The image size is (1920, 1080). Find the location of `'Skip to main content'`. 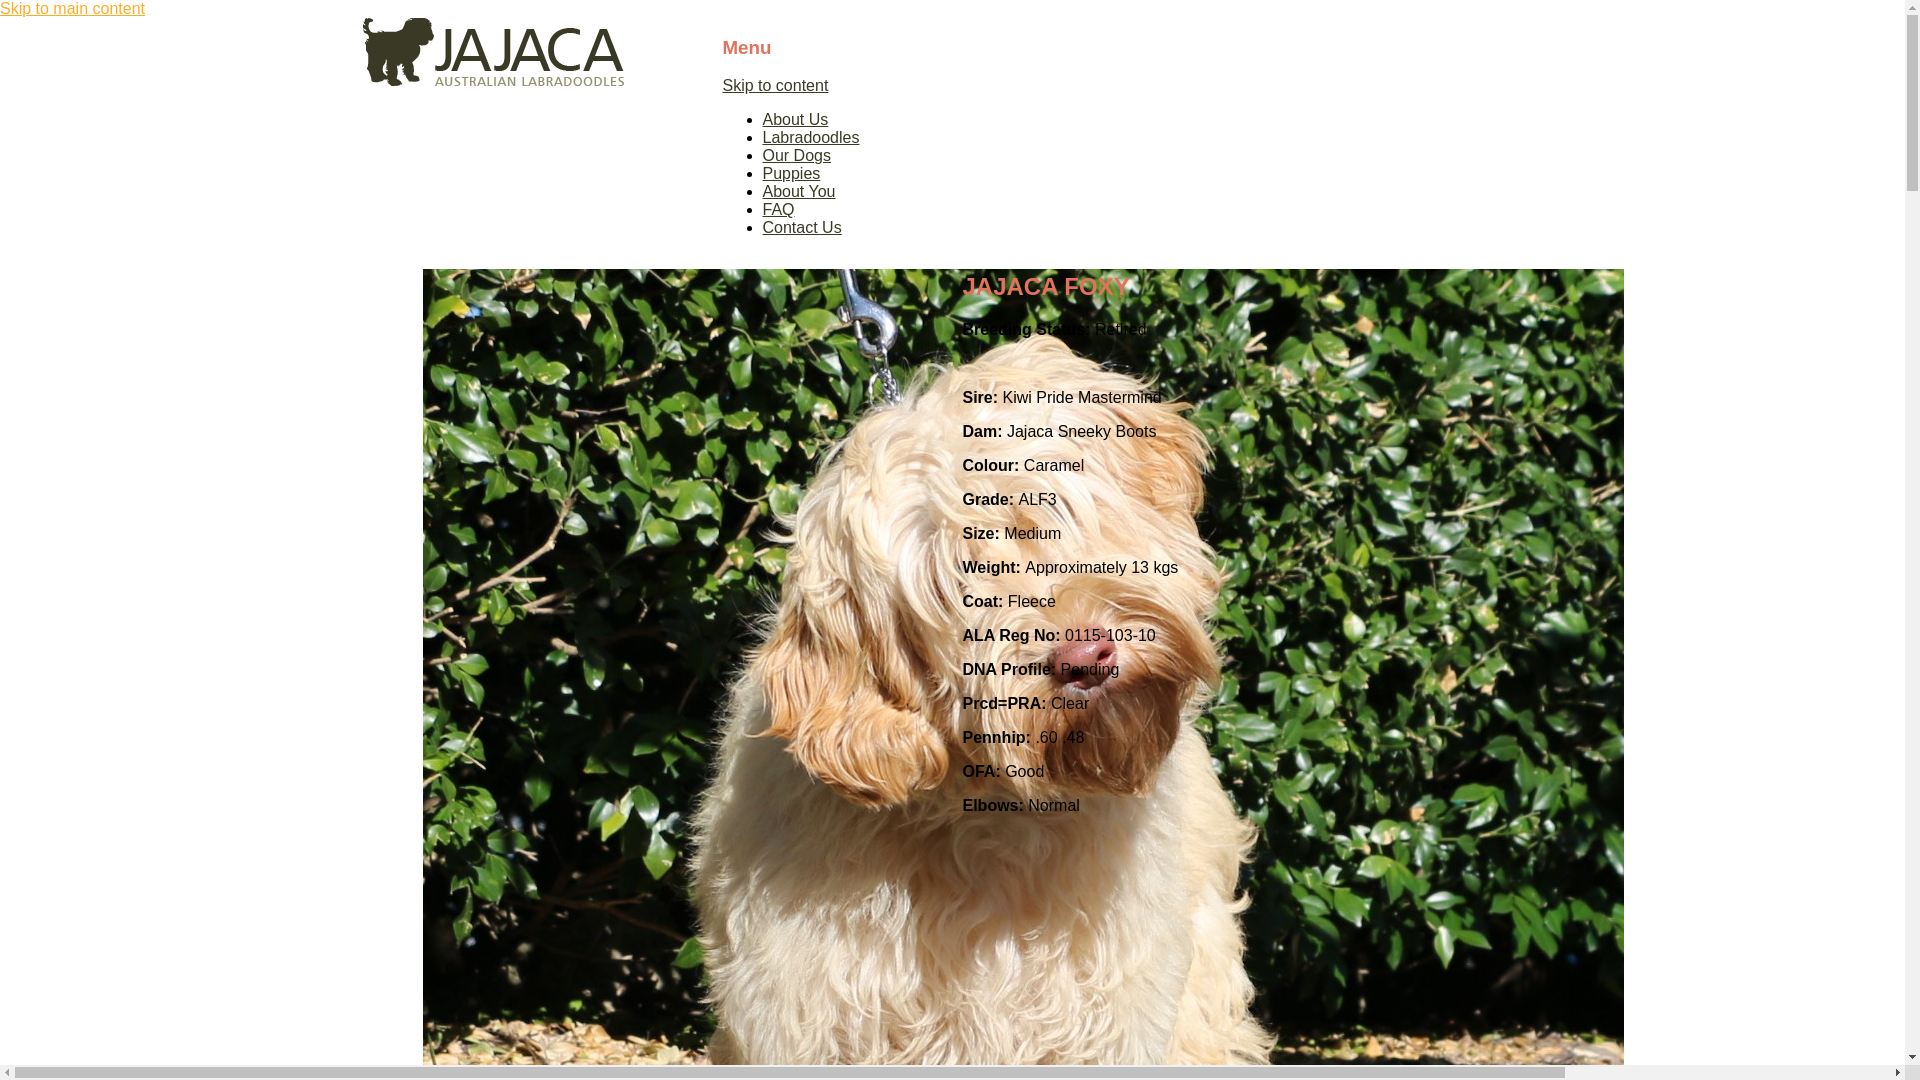

'Skip to main content' is located at coordinates (0, 8).